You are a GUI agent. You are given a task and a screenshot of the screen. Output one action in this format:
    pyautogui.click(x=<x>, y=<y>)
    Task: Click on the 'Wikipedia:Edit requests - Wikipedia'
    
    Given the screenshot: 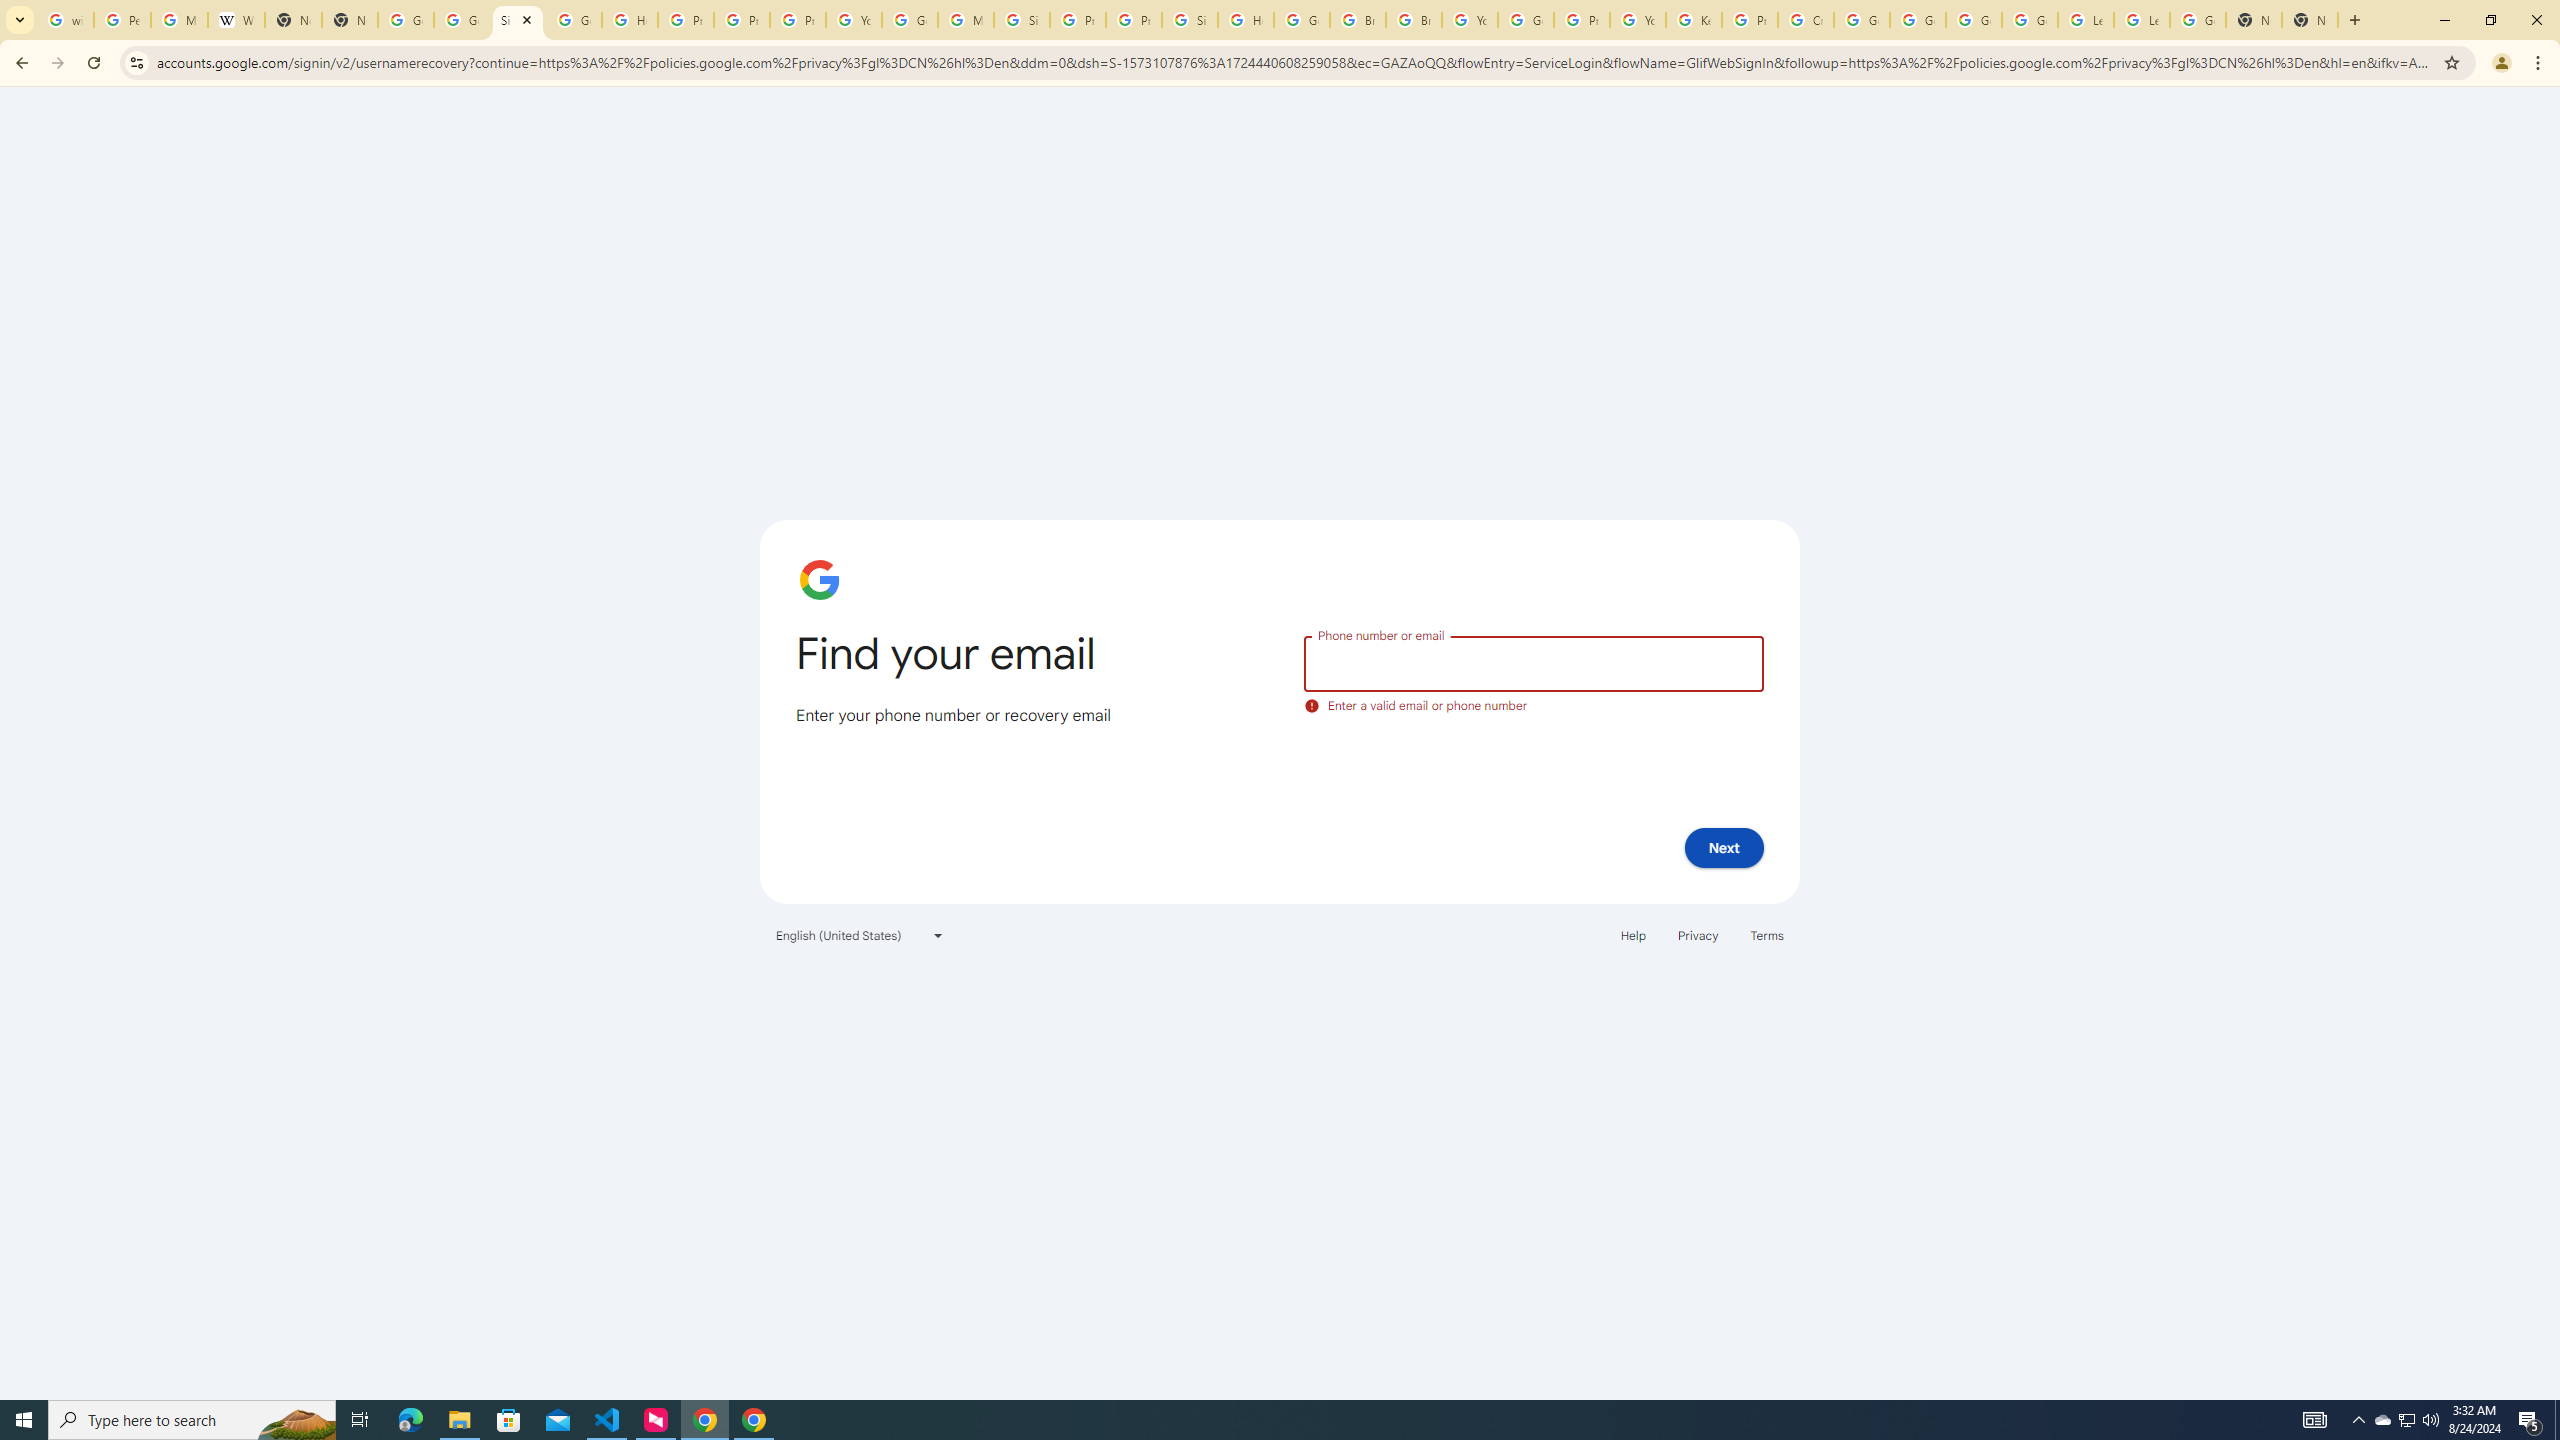 What is the action you would take?
    pyautogui.click(x=236, y=19)
    